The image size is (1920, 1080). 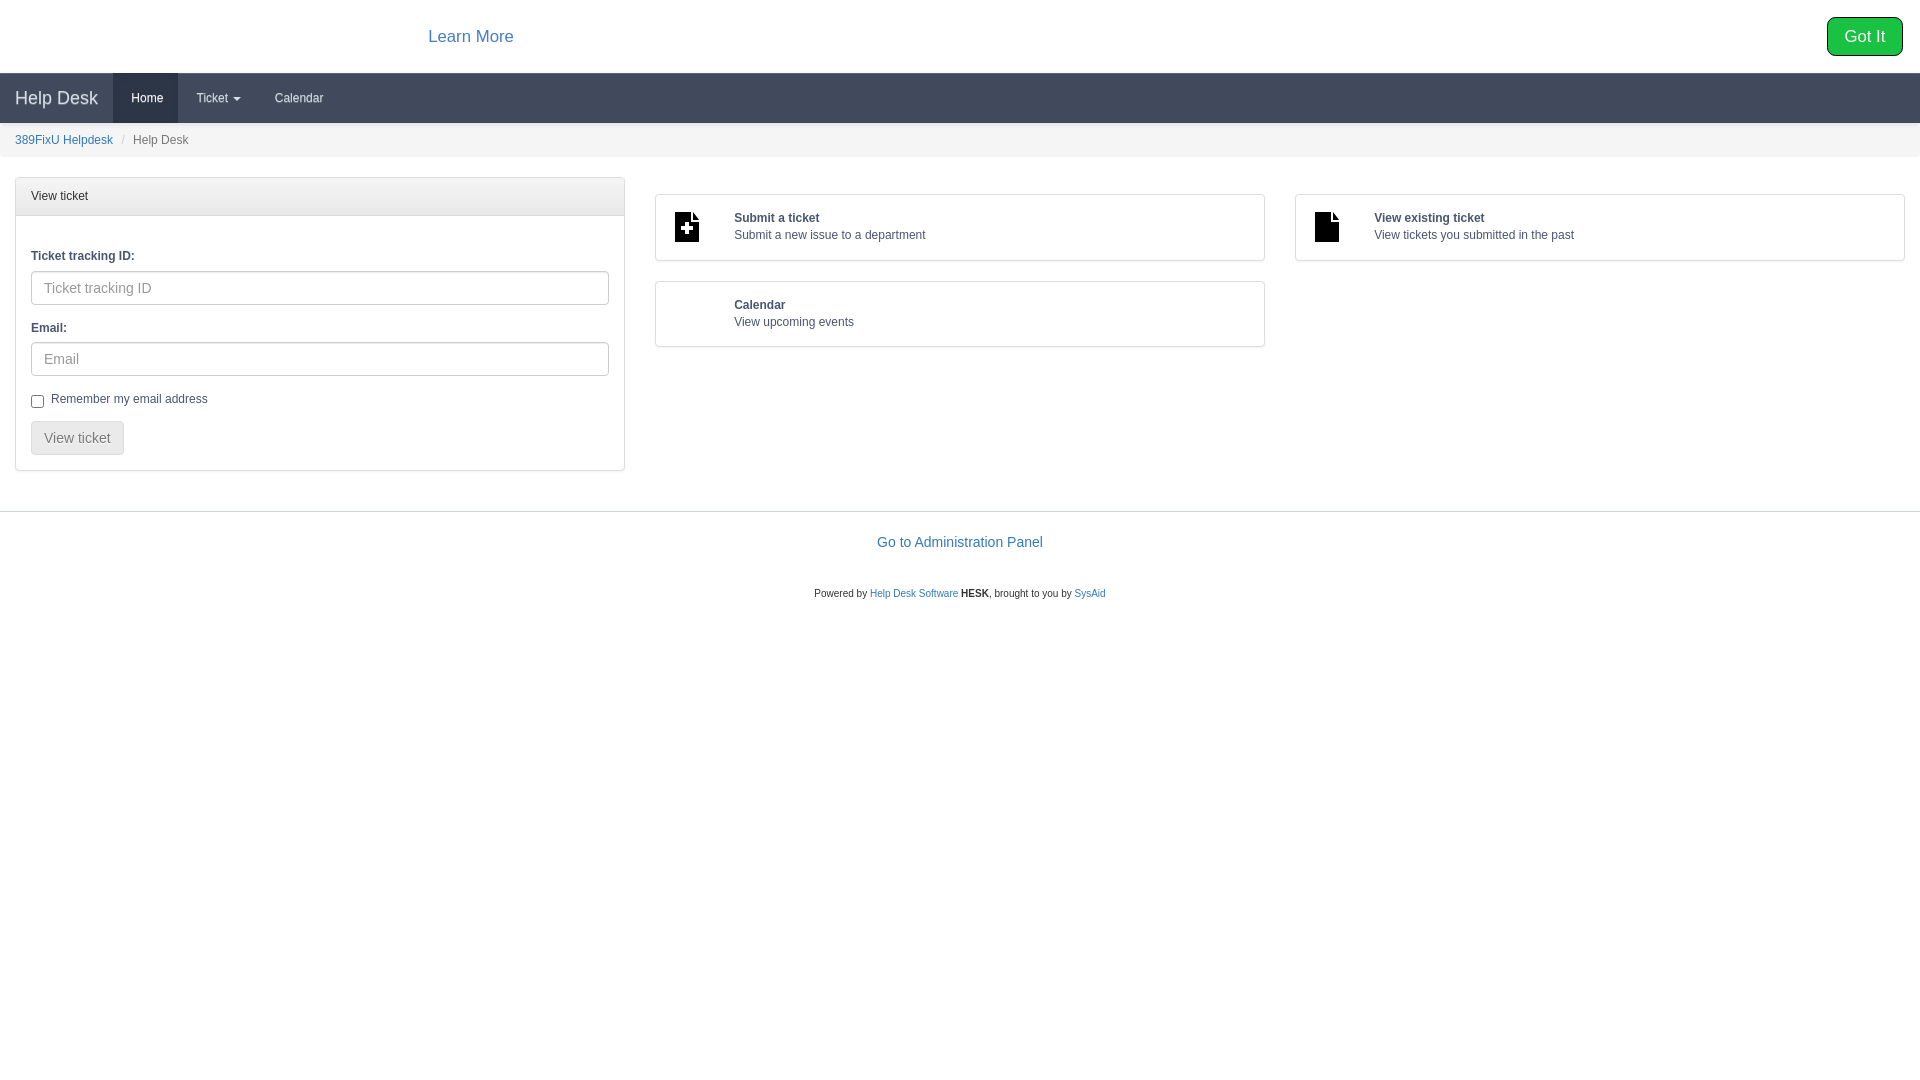 What do you see at coordinates (877, 542) in the screenshot?
I see `'Go to Administration Panel'` at bounding box center [877, 542].